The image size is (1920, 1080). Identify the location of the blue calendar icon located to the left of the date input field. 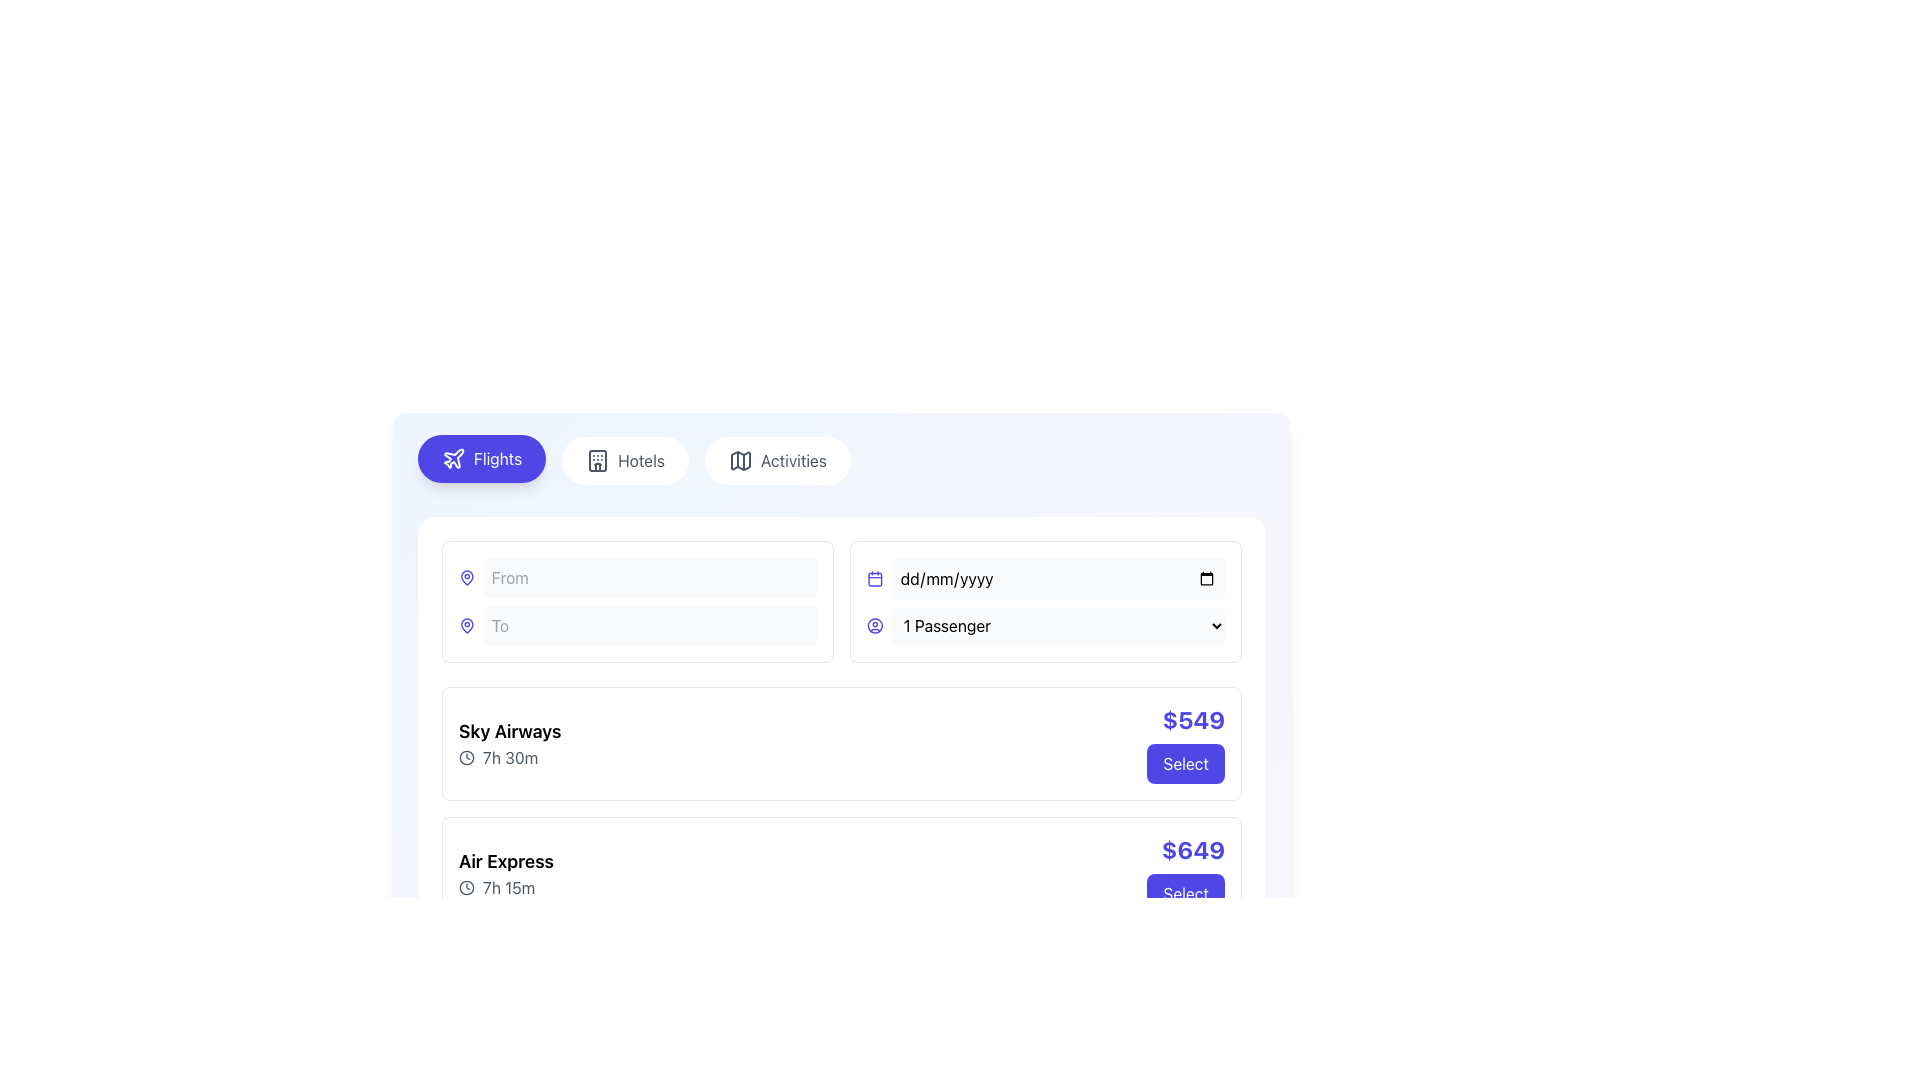
(875, 578).